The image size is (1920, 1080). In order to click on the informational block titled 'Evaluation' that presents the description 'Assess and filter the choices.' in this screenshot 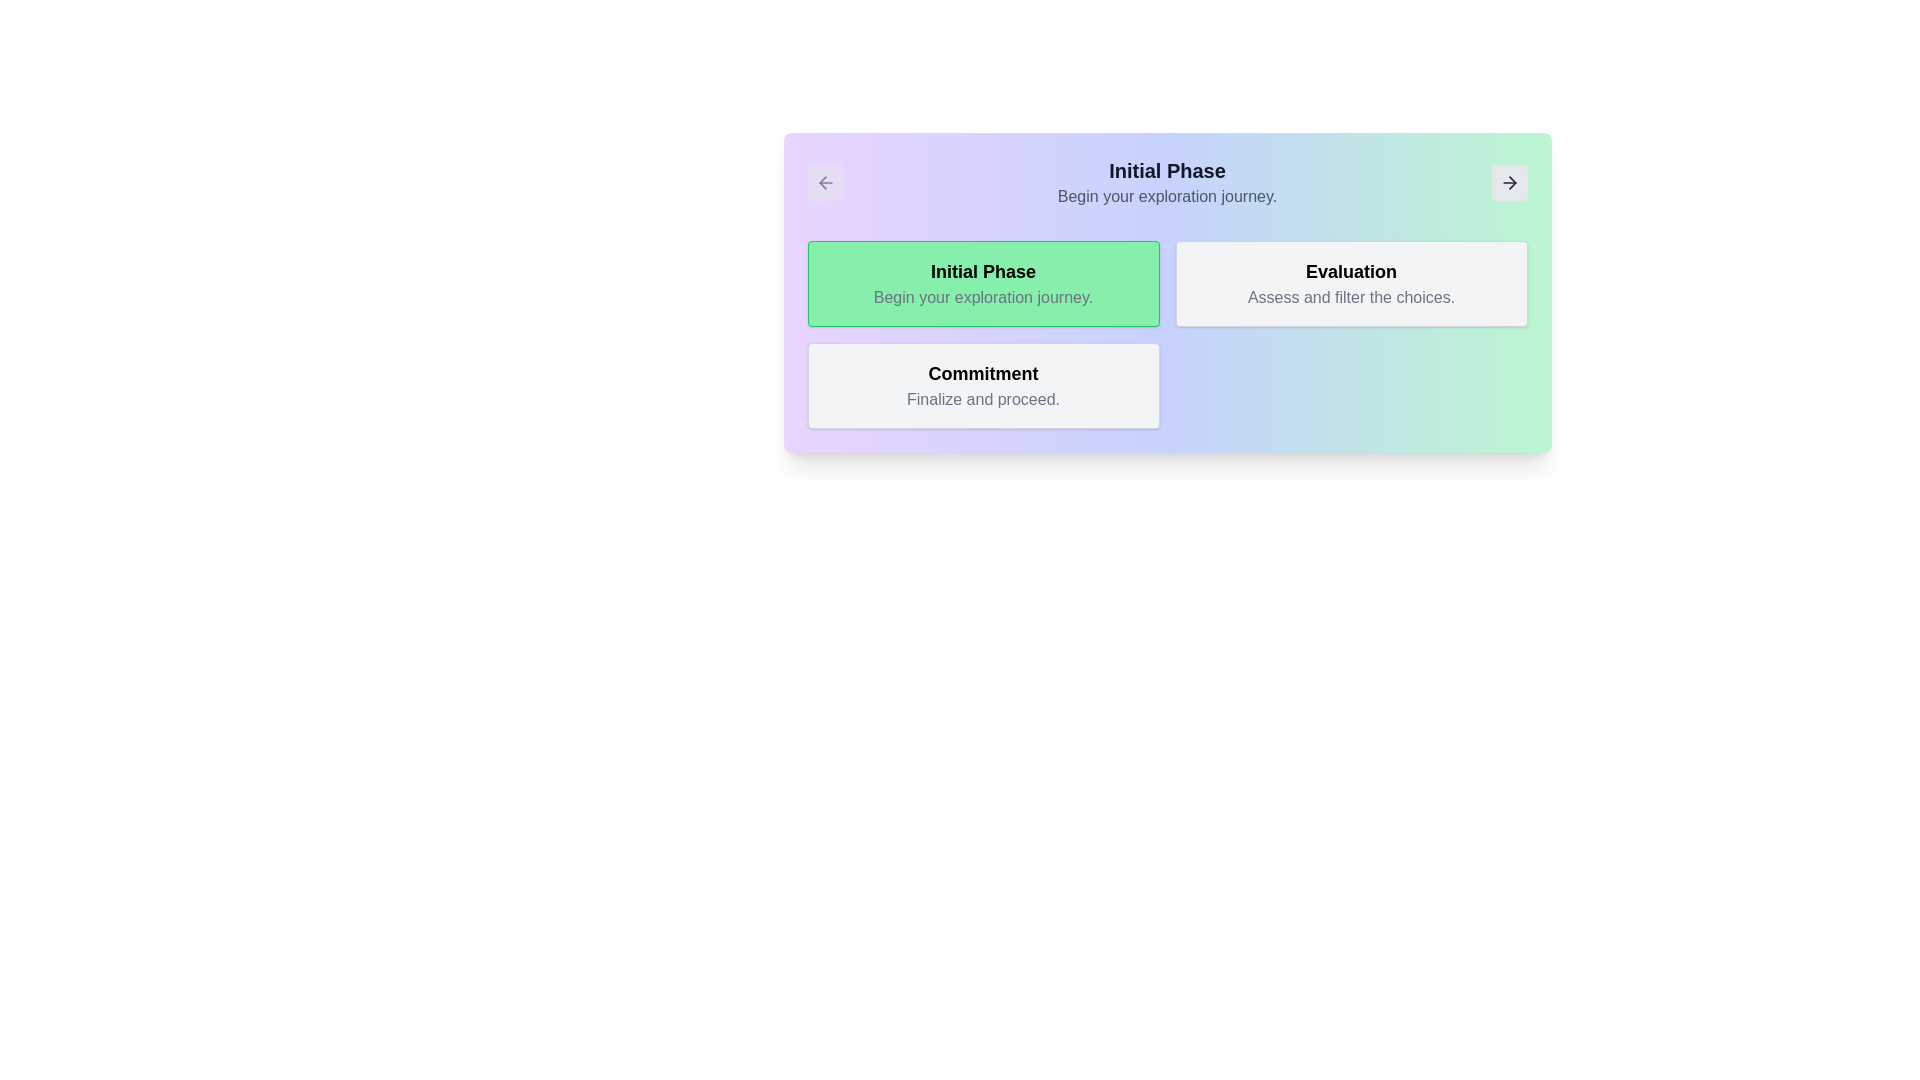, I will do `click(1351, 284)`.